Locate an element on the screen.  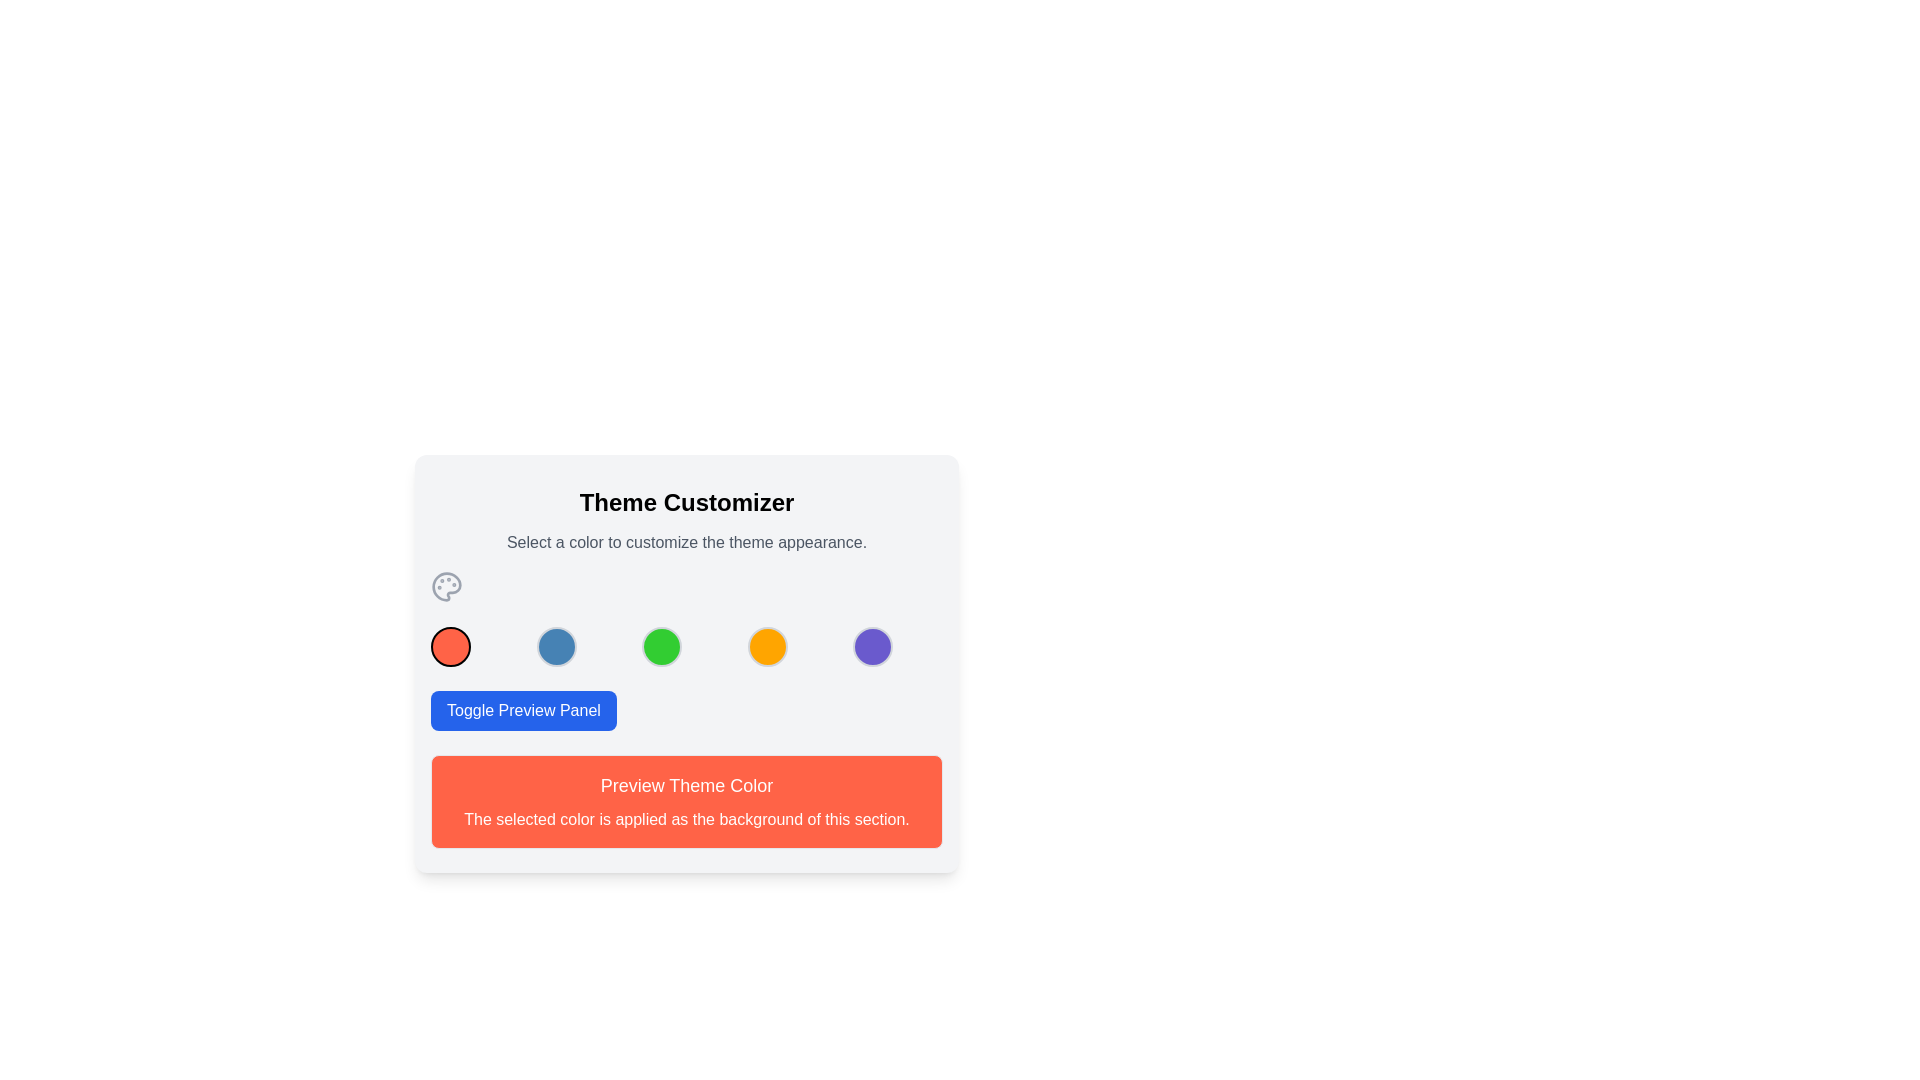
the fourth circular button from the left in the theme customizer interface is located at coordinates (766, 647).